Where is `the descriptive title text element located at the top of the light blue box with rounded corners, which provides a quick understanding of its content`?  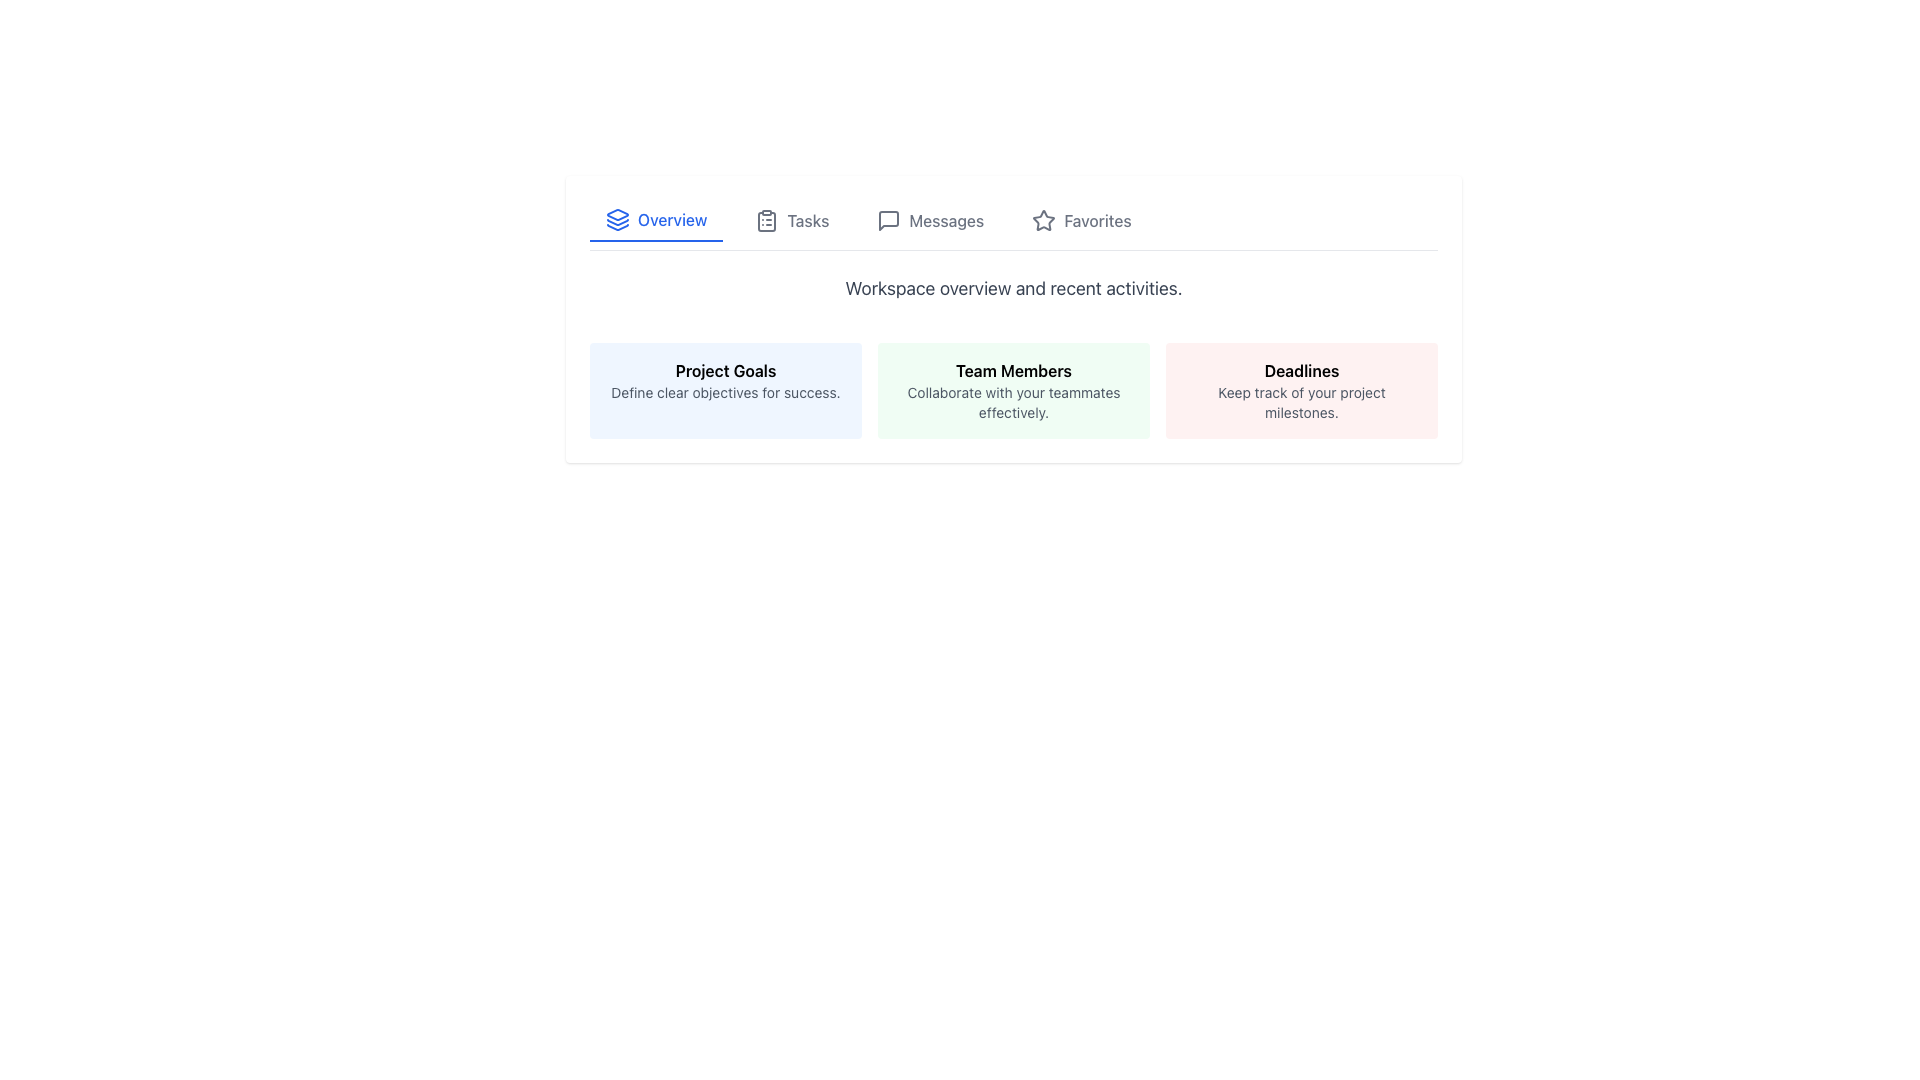
the descriptive title text element located at the top of the light blue box with rounded corners, which provides a quick understanding of its content is located at coordinates (724, 370).